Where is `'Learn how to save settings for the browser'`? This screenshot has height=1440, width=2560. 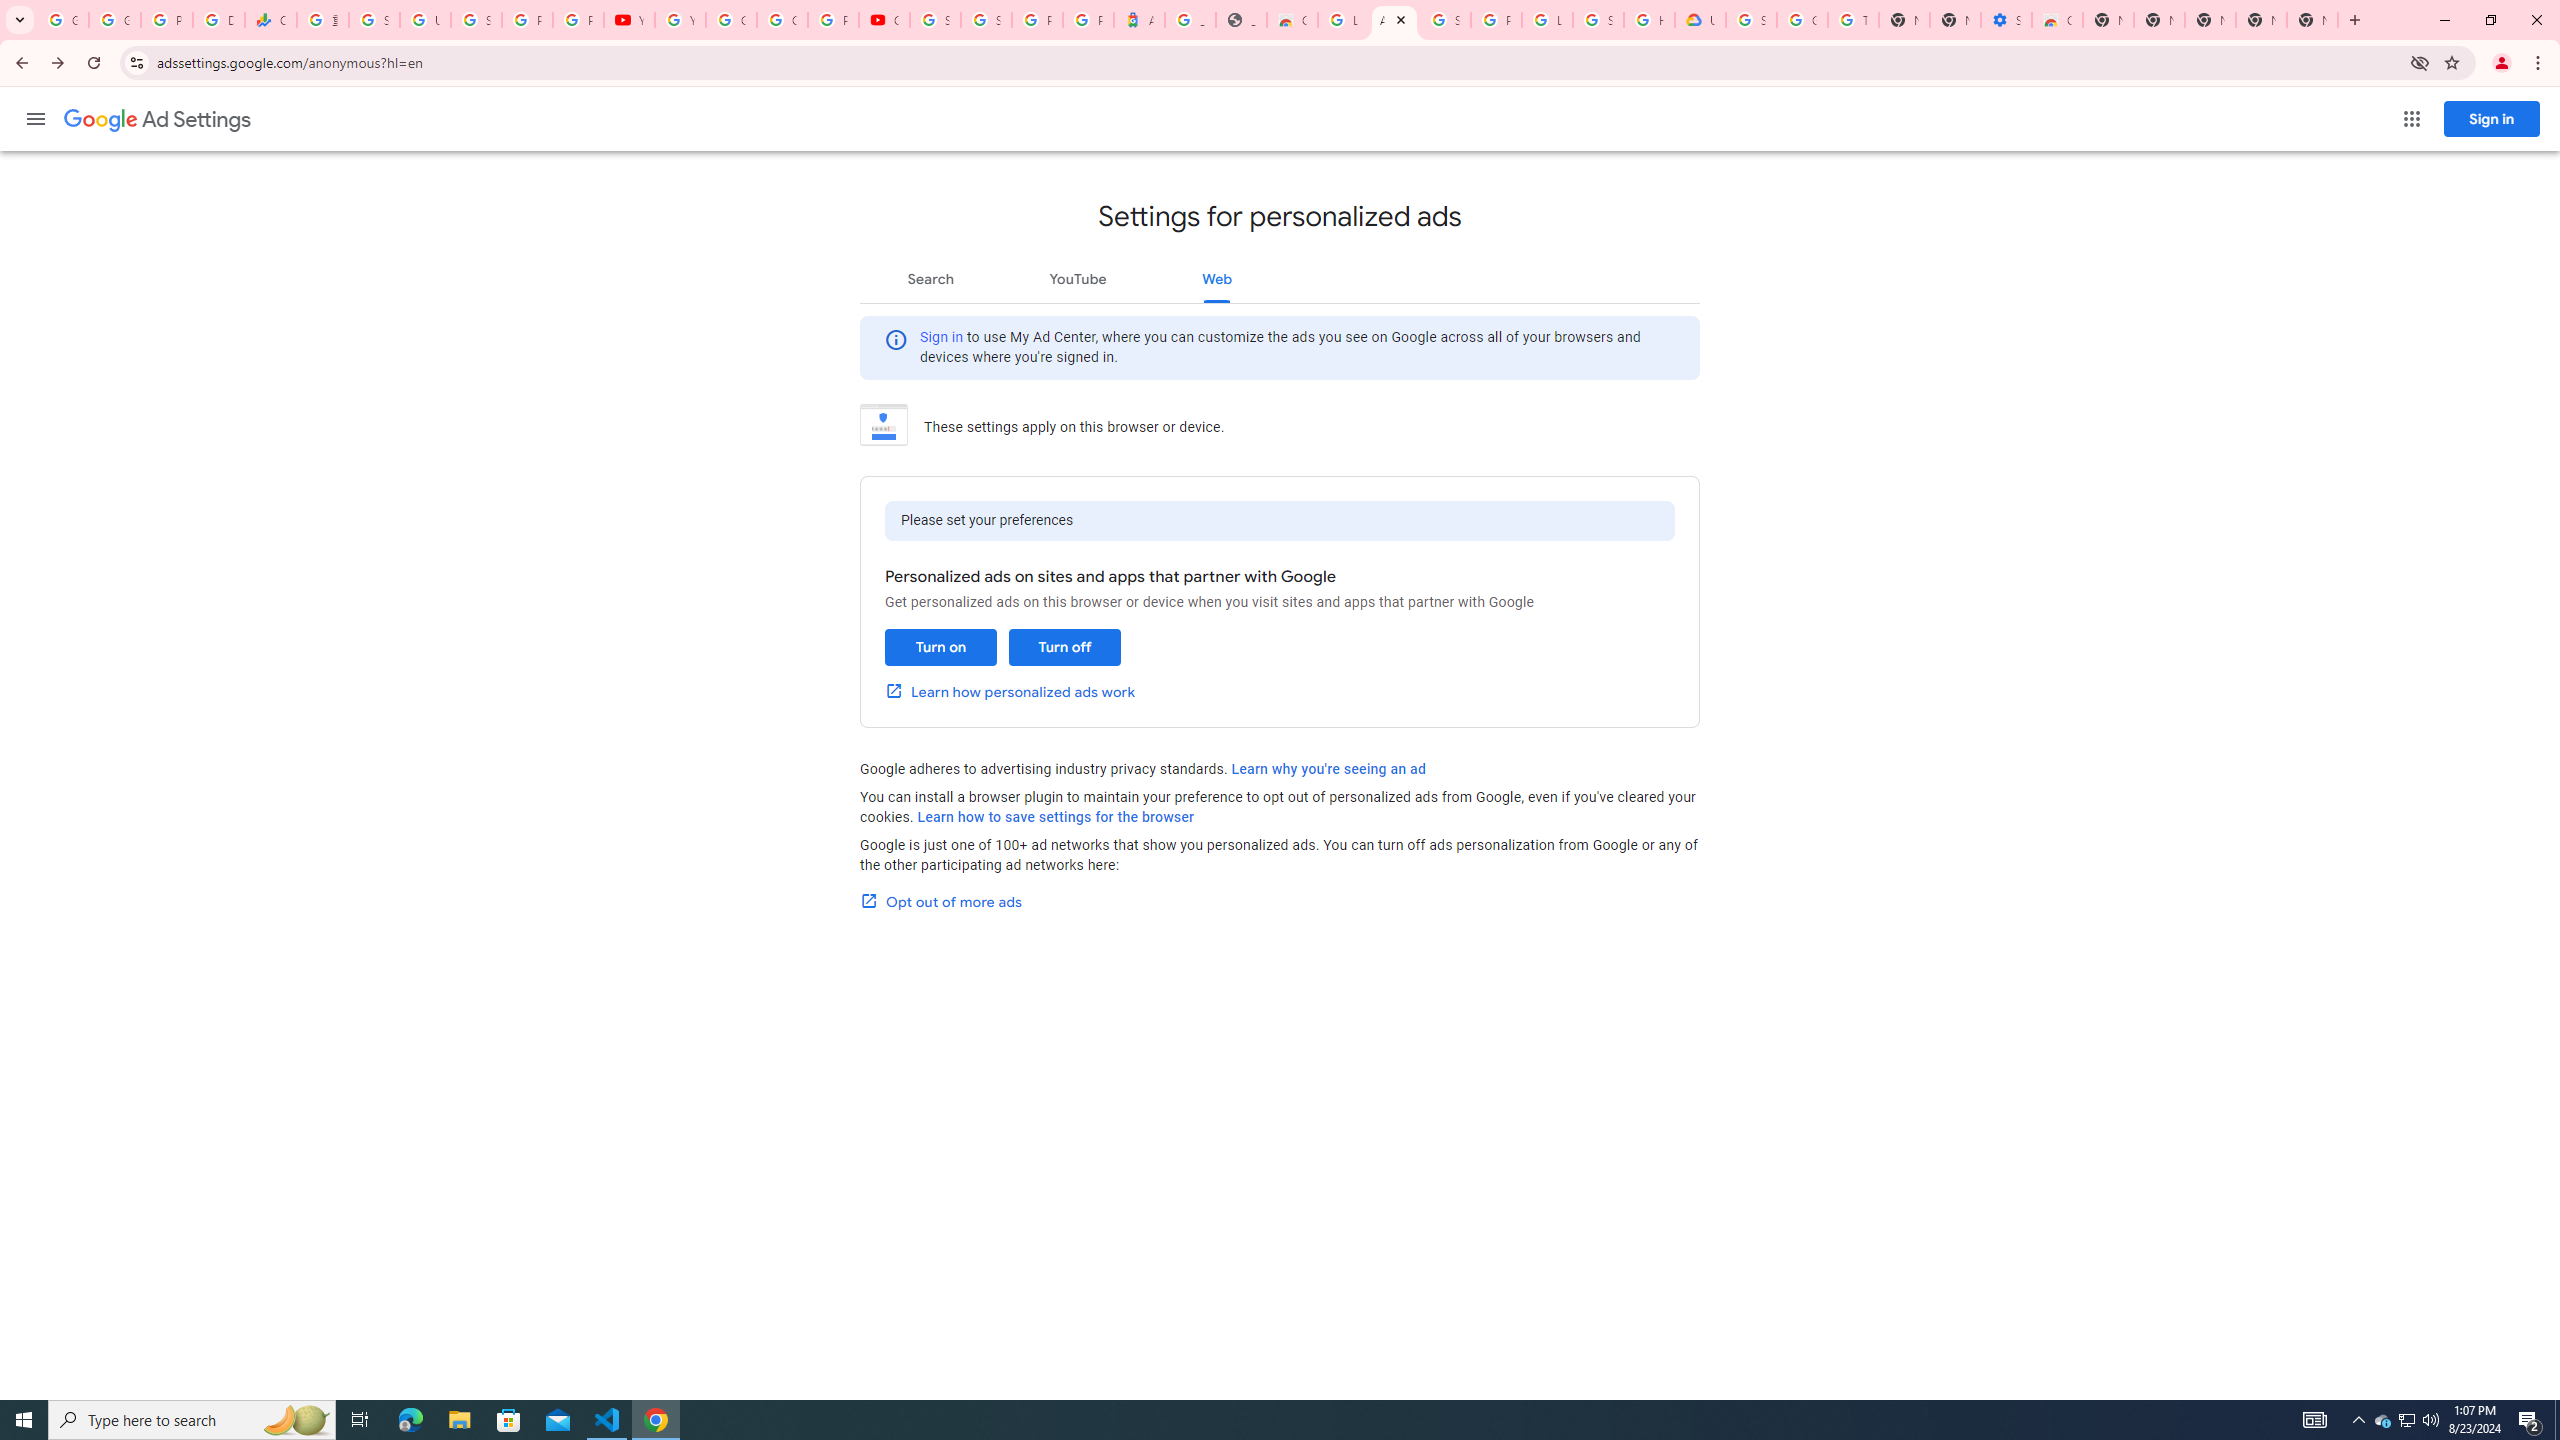 'Learn how to save settings for the browser' is located at coordinates (1055, 816).